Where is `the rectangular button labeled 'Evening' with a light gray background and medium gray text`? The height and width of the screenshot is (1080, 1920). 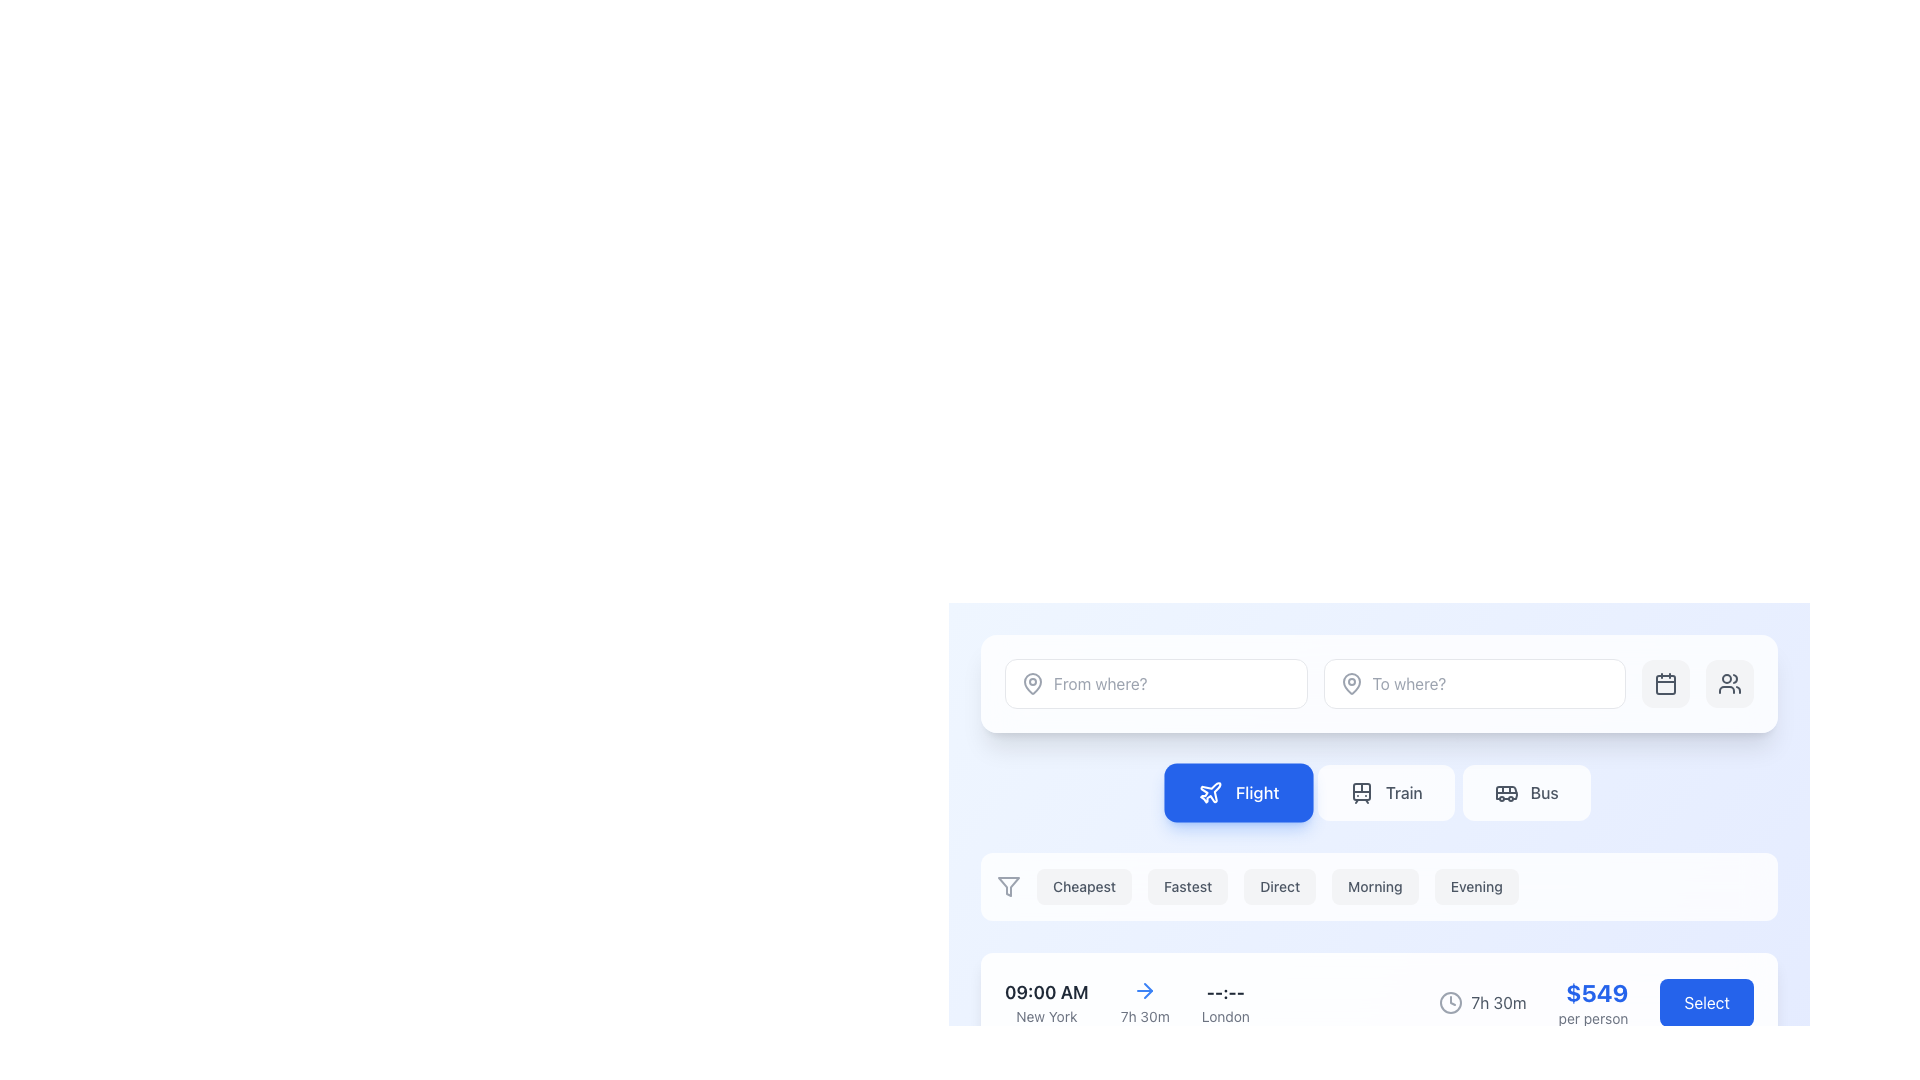
the rectangular button labeled 'Evening' with a light gray background and medium gray text is located at coordinates (1476, 886).